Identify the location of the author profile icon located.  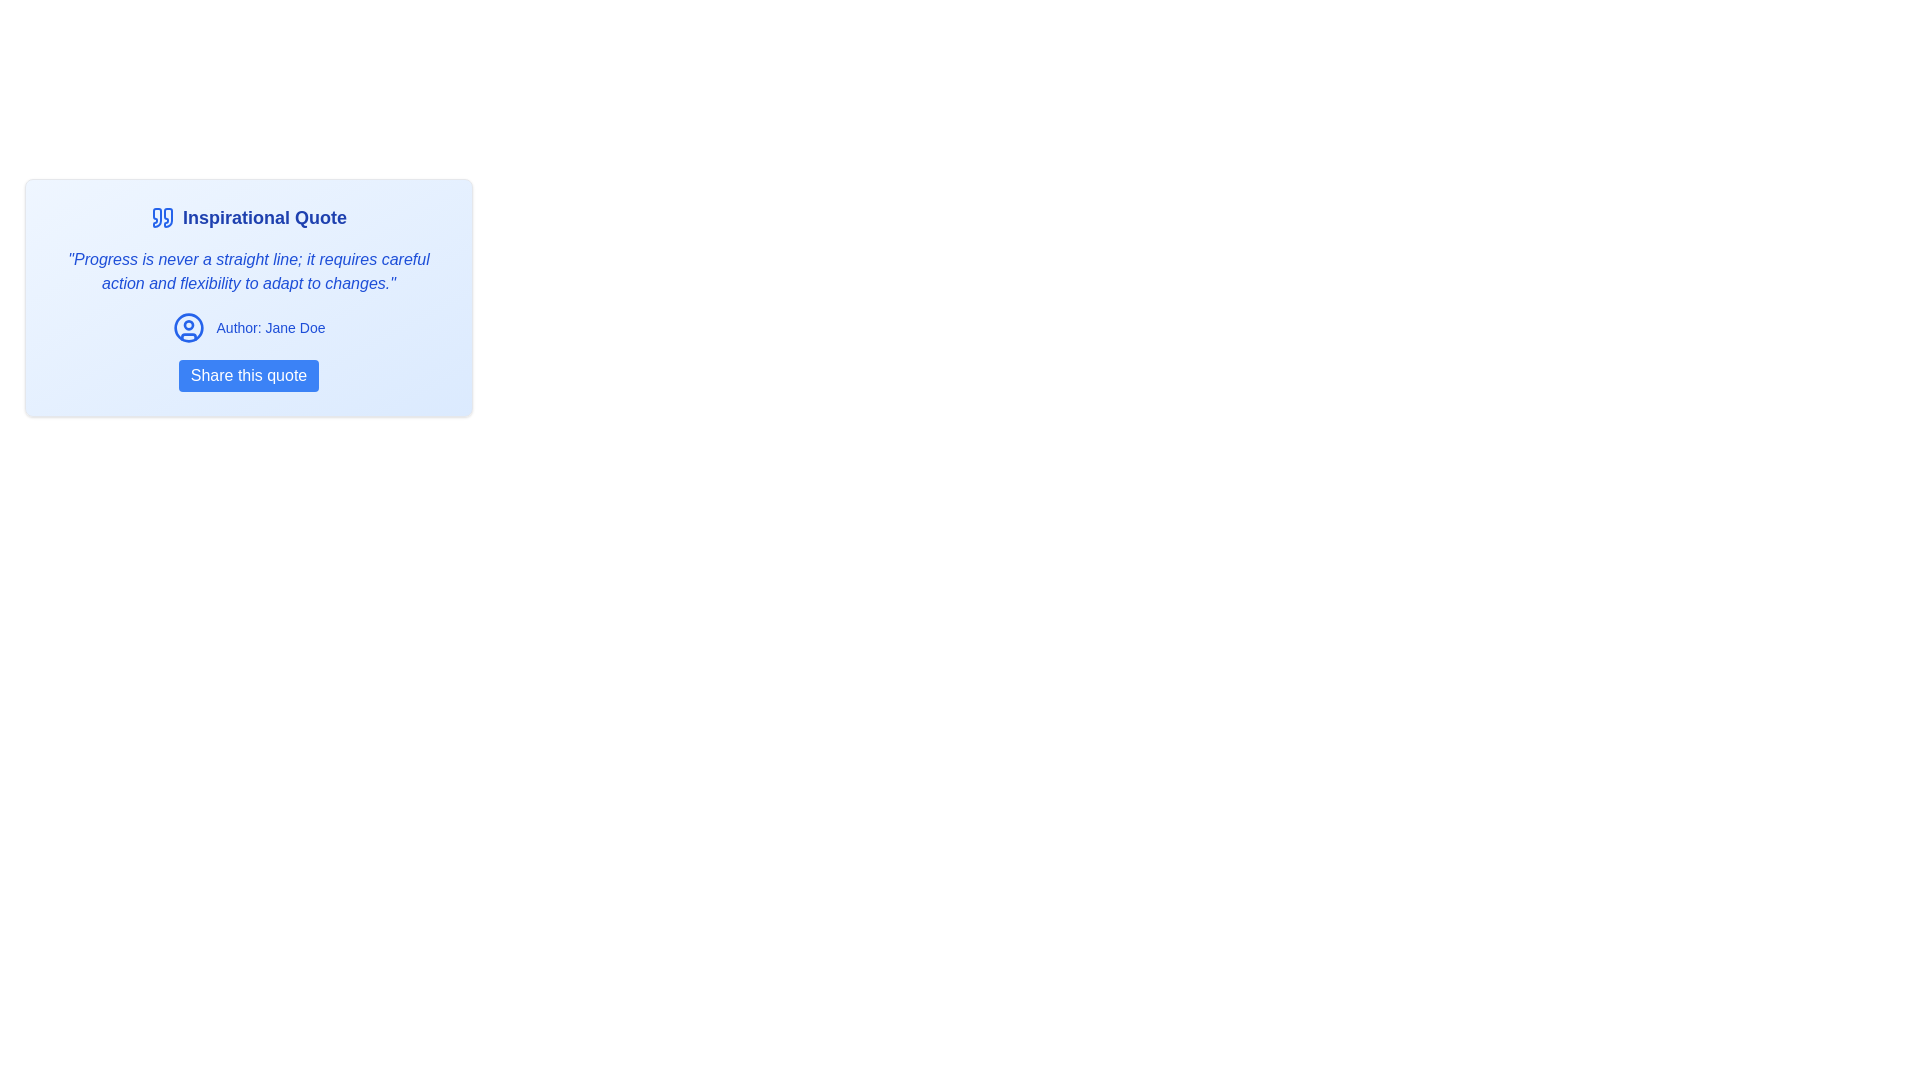
(188, 326).